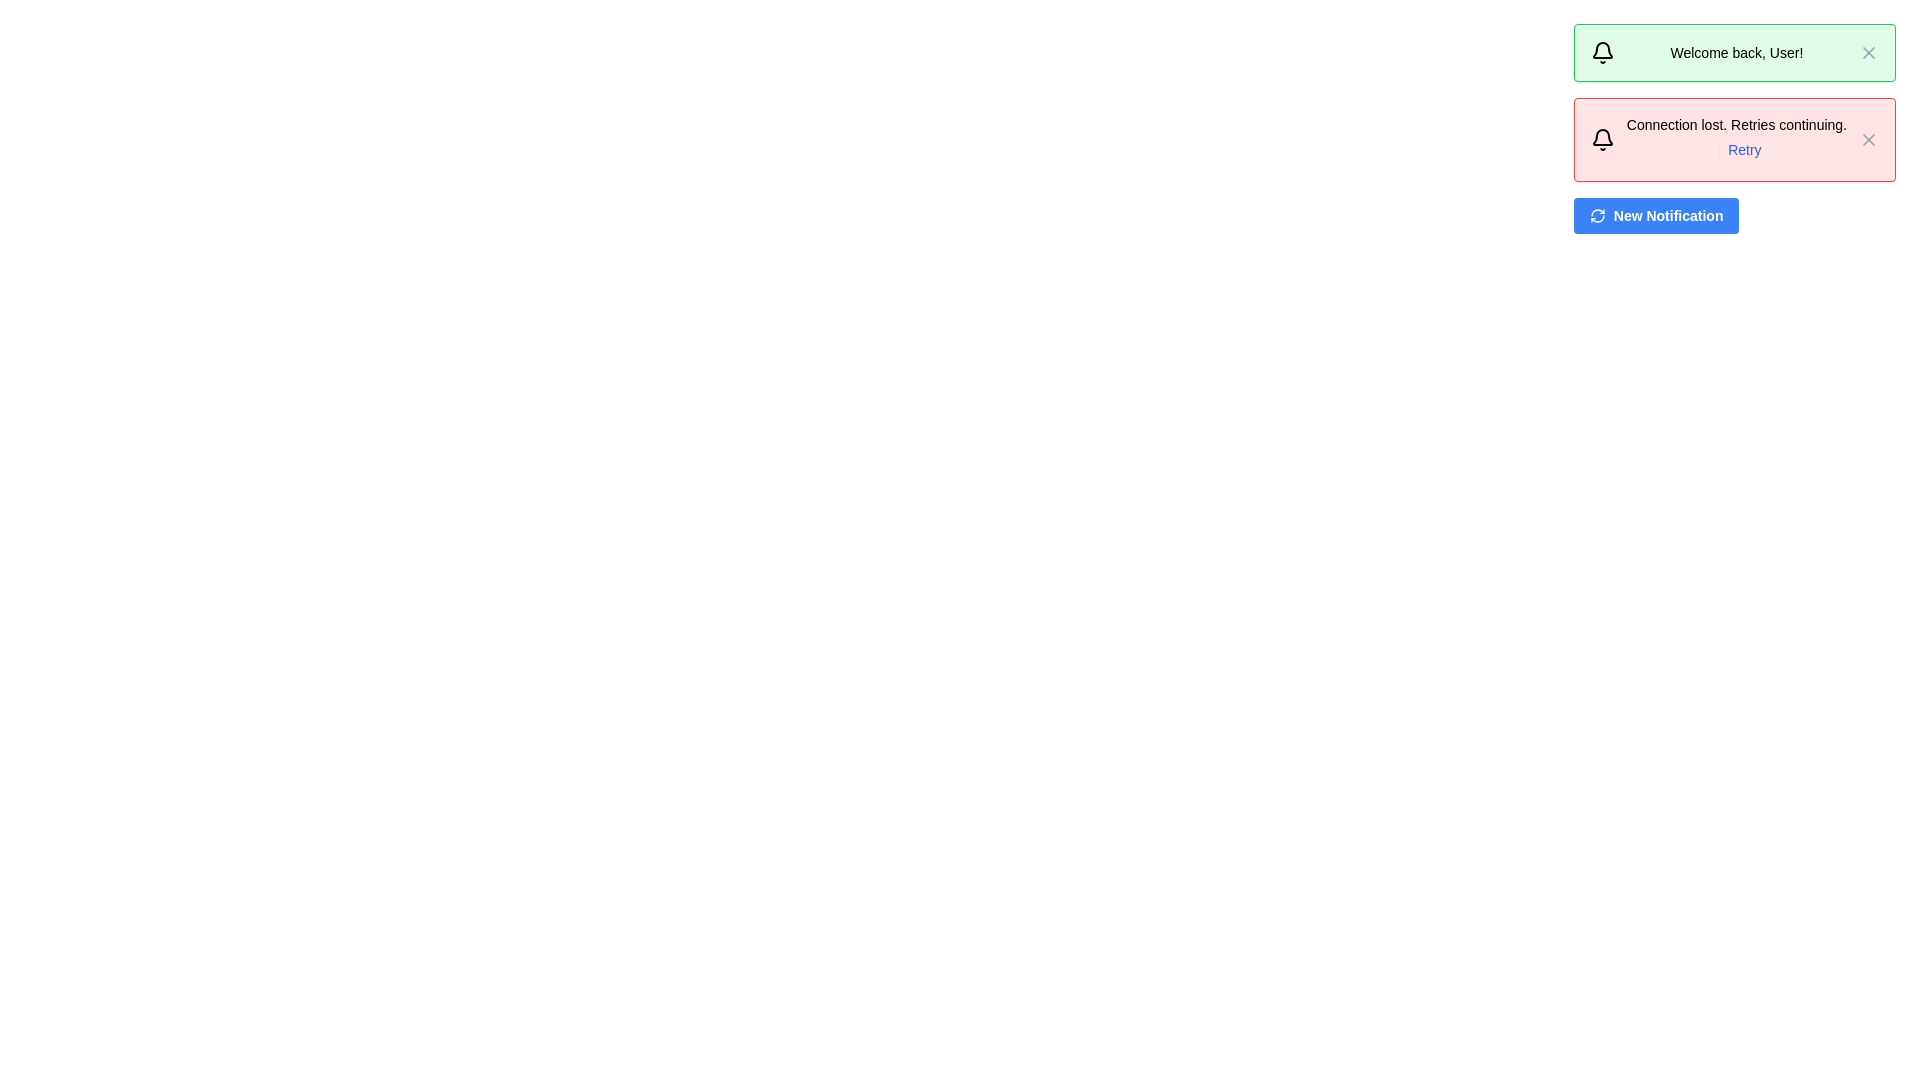  Describe the element at coordinates (1867, 138) in the screenshot. I see `the close button located in the top right corner of the notification box with the message 'Connection lost. Retries continuing.'` at that location.